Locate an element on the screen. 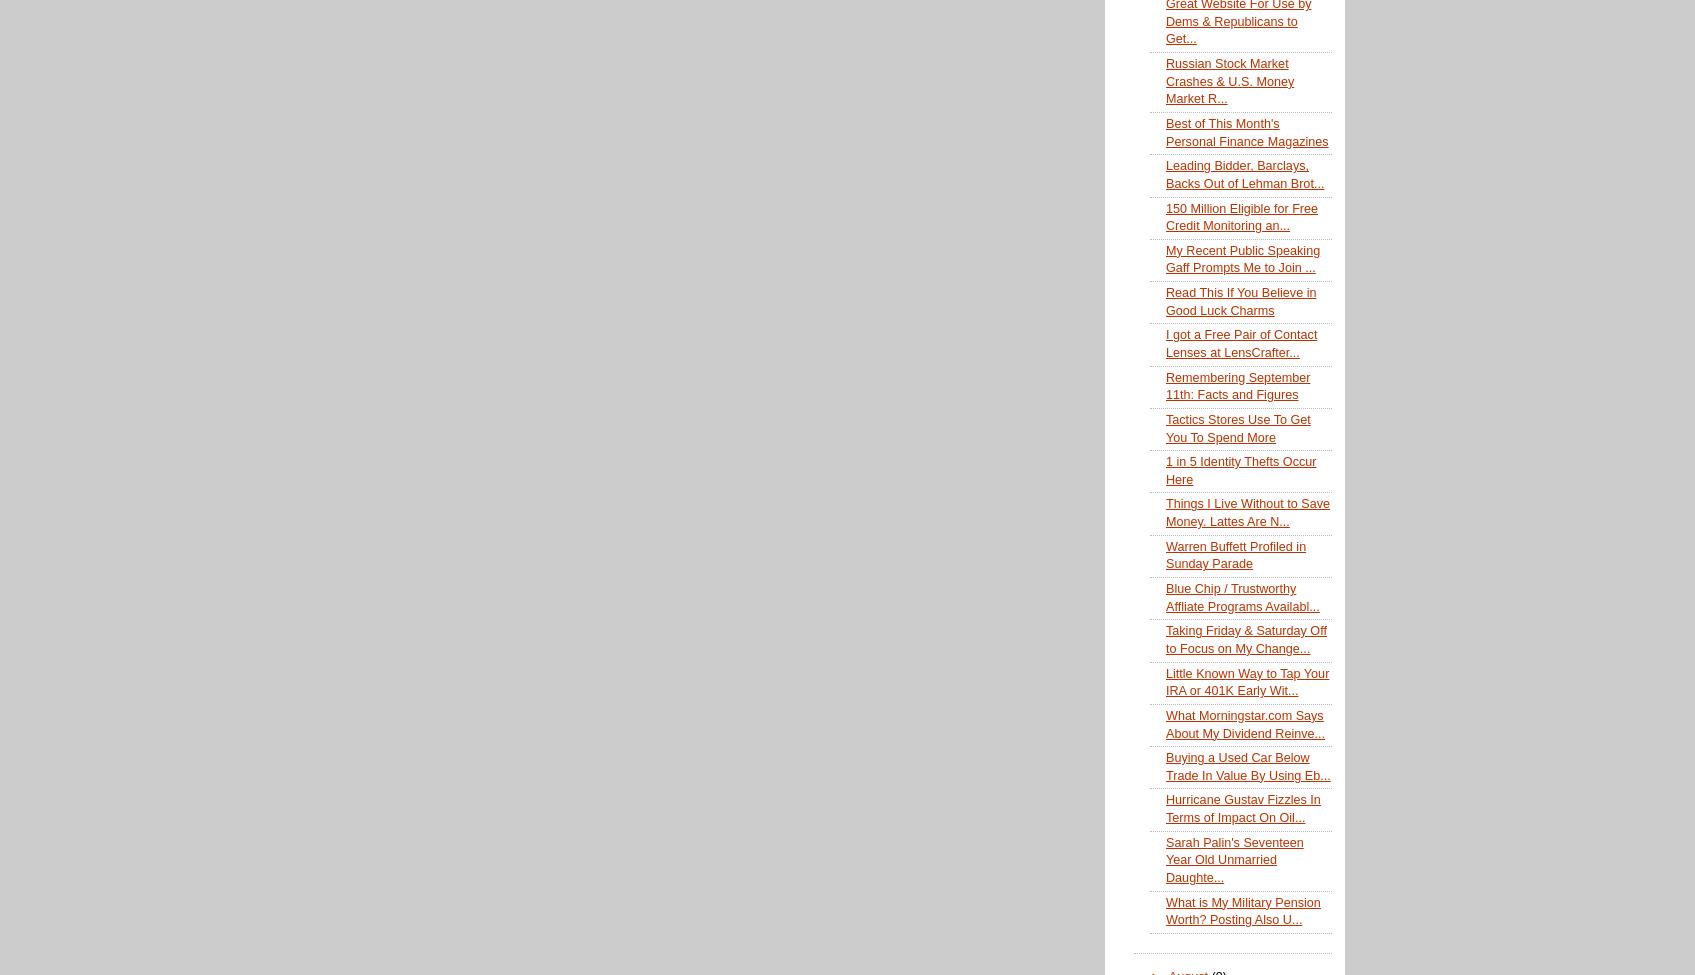  'Little Known Way to Tap Your IRA or 401K Early Wit...' is located at coordinates (1246, 682).